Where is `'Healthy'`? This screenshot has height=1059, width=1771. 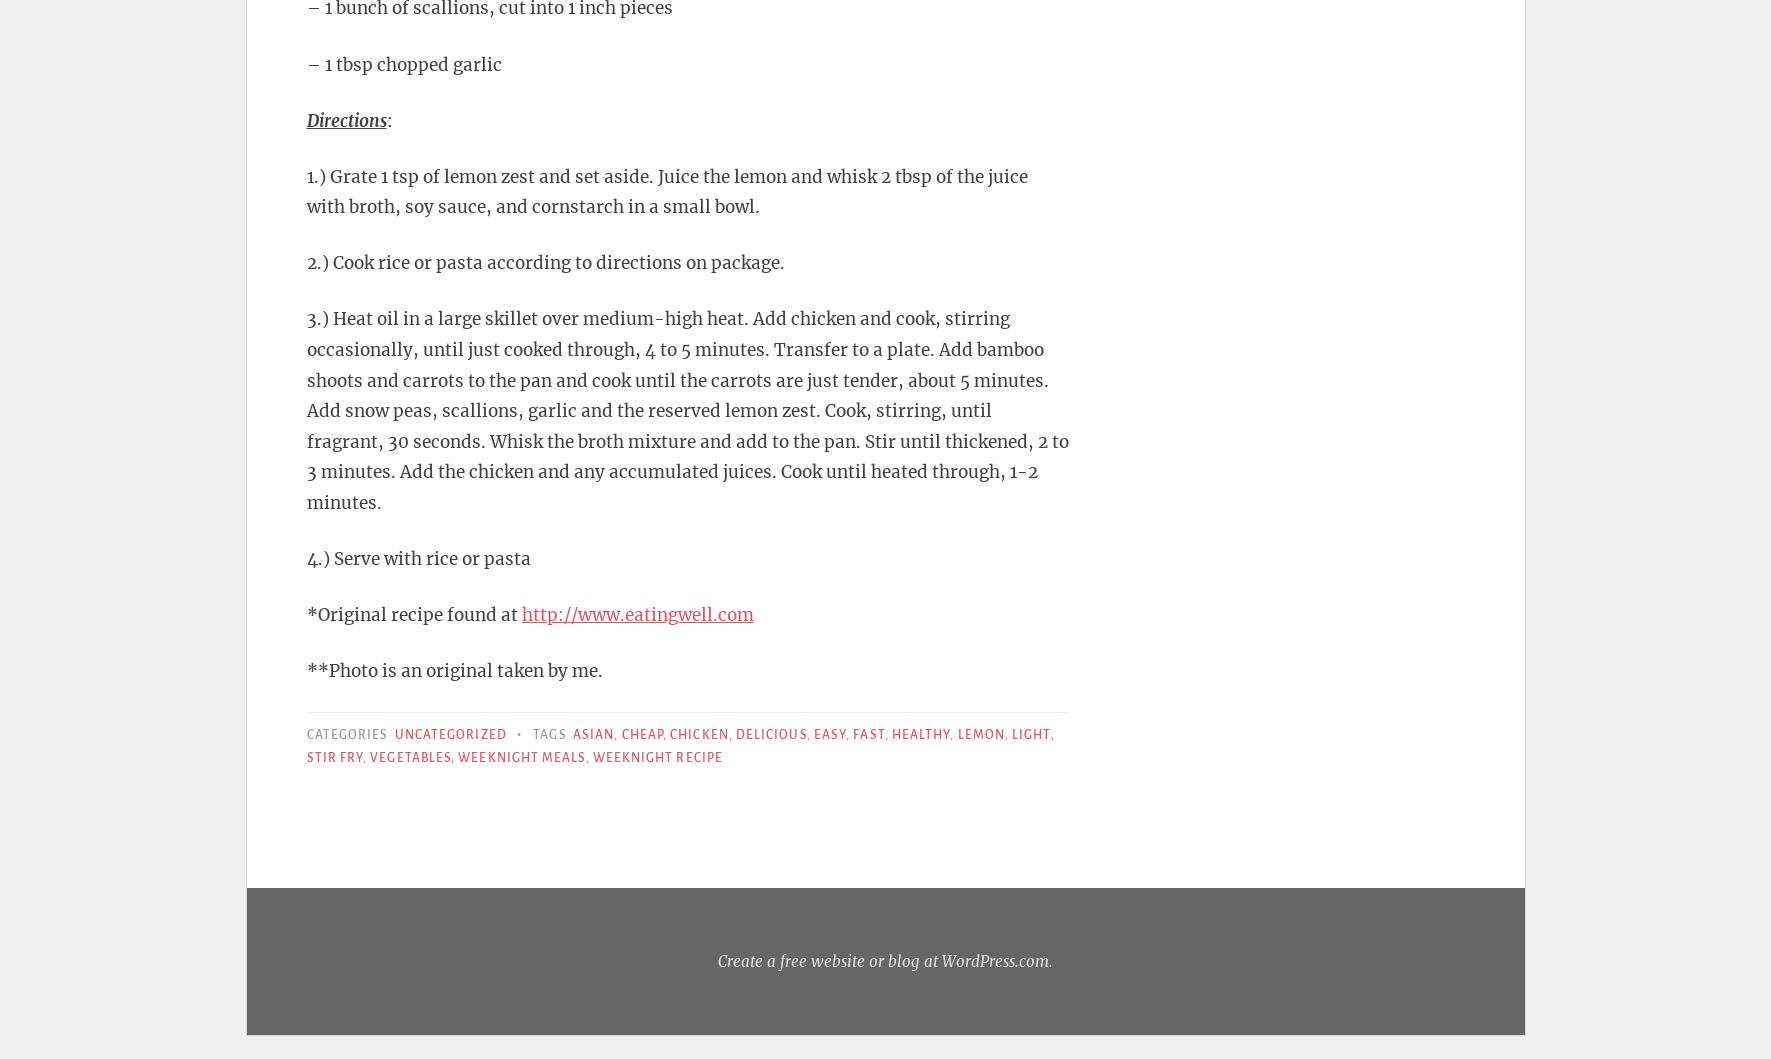 'Healthy' is located at coordinates (920, 735).